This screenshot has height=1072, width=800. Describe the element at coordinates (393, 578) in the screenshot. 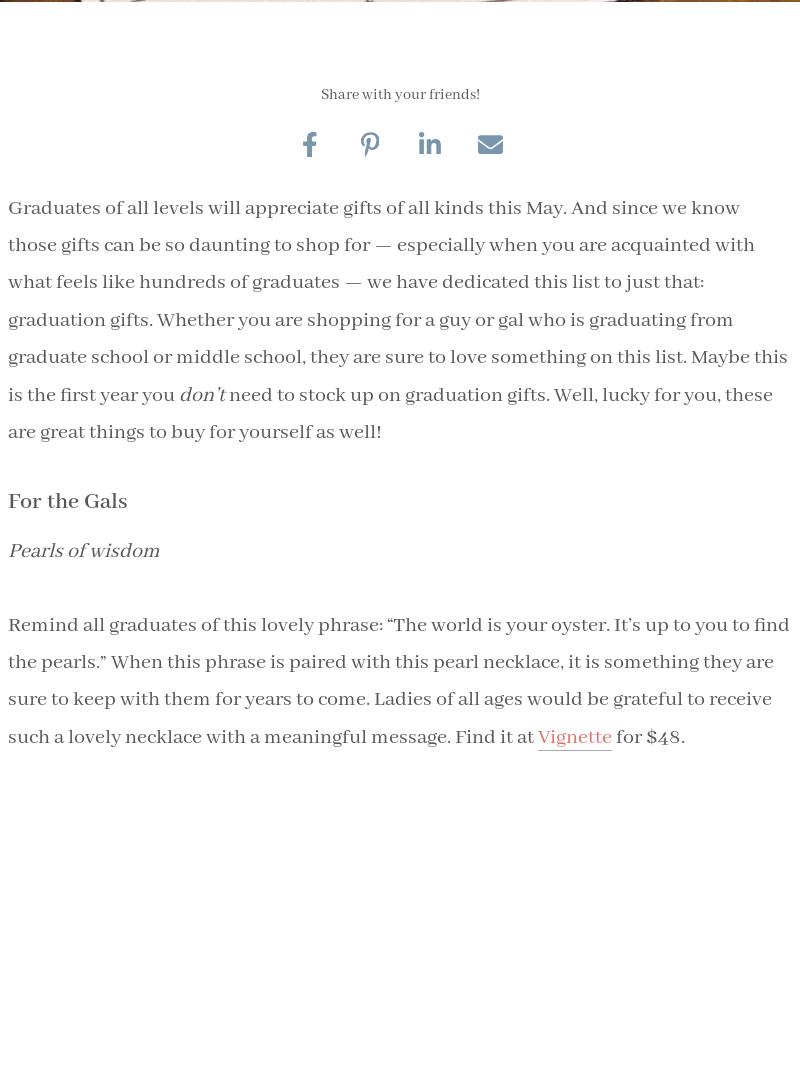

I see `'Event Submission'` at that location.